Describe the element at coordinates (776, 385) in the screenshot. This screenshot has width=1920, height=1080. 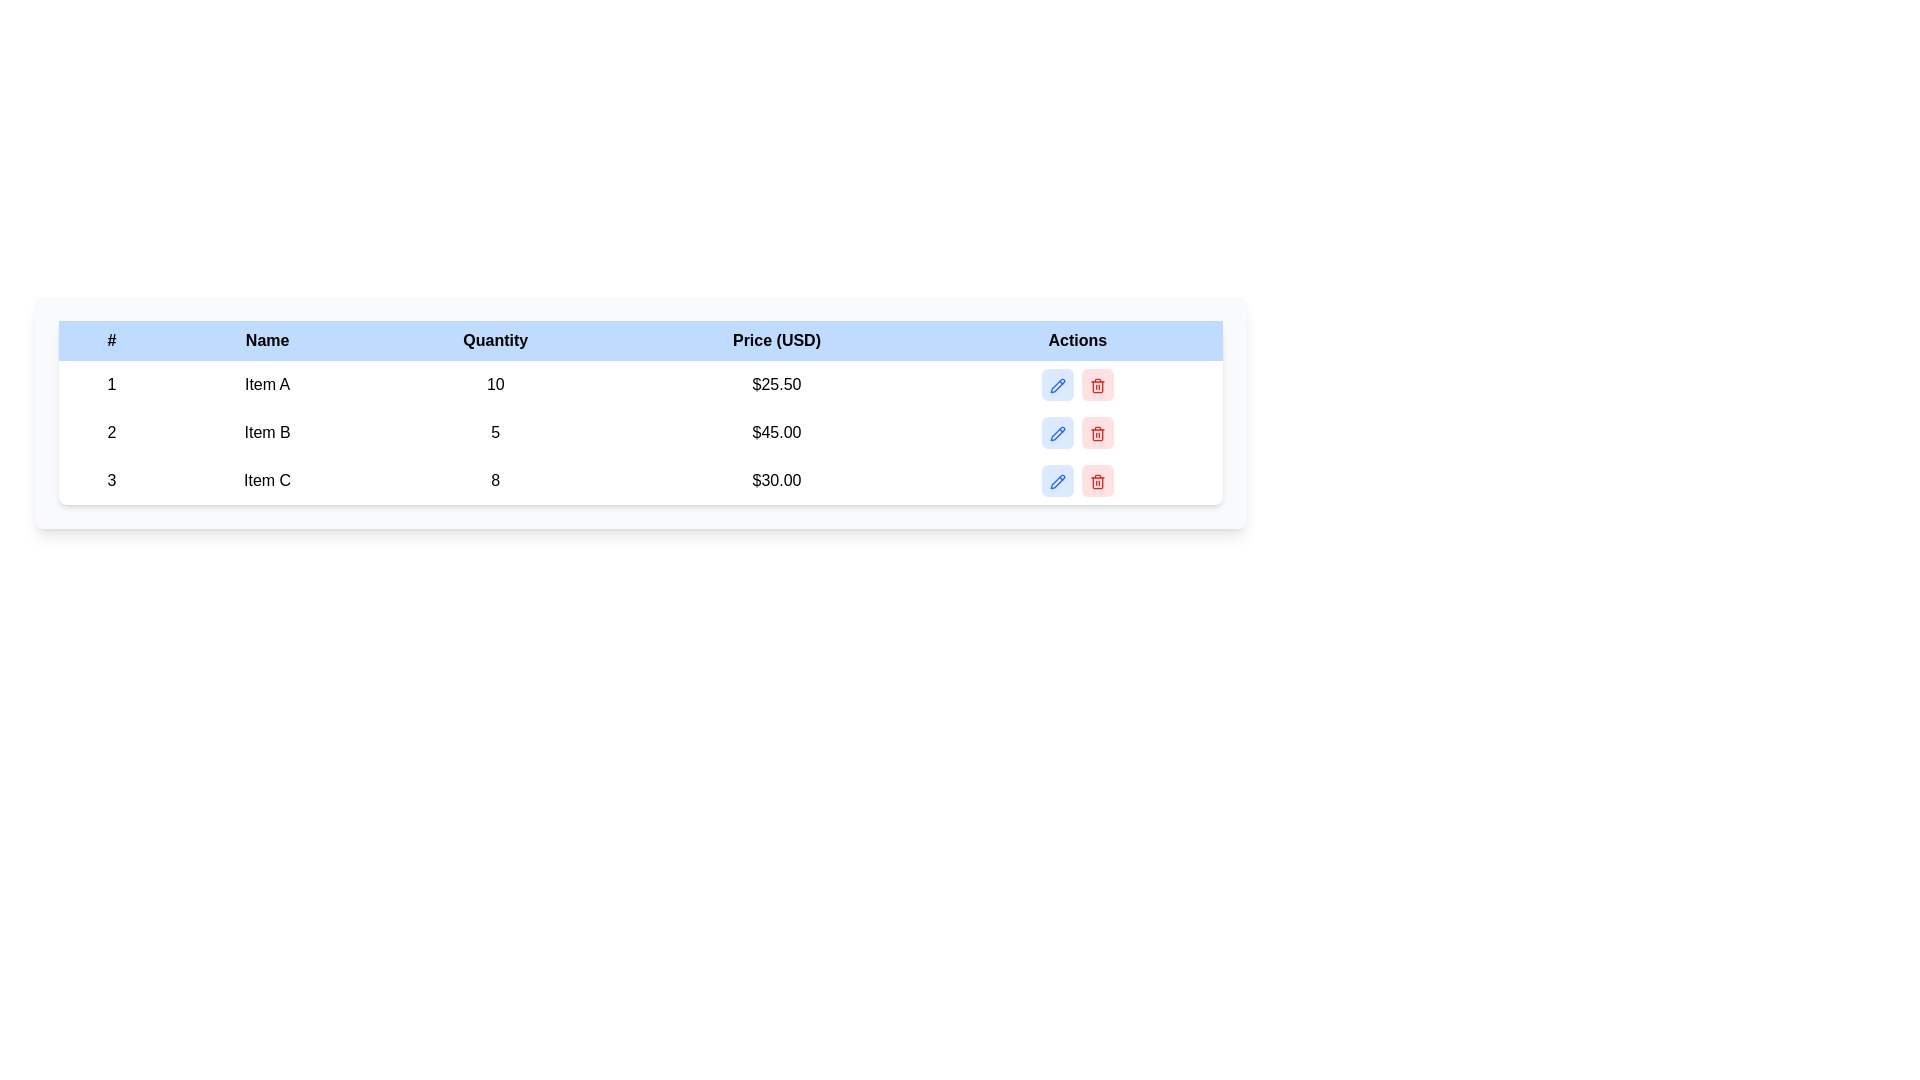
I see `the text display showing the value '$25.50' in the 'Price (USD)' column of the table for 'Item A'` at that location.